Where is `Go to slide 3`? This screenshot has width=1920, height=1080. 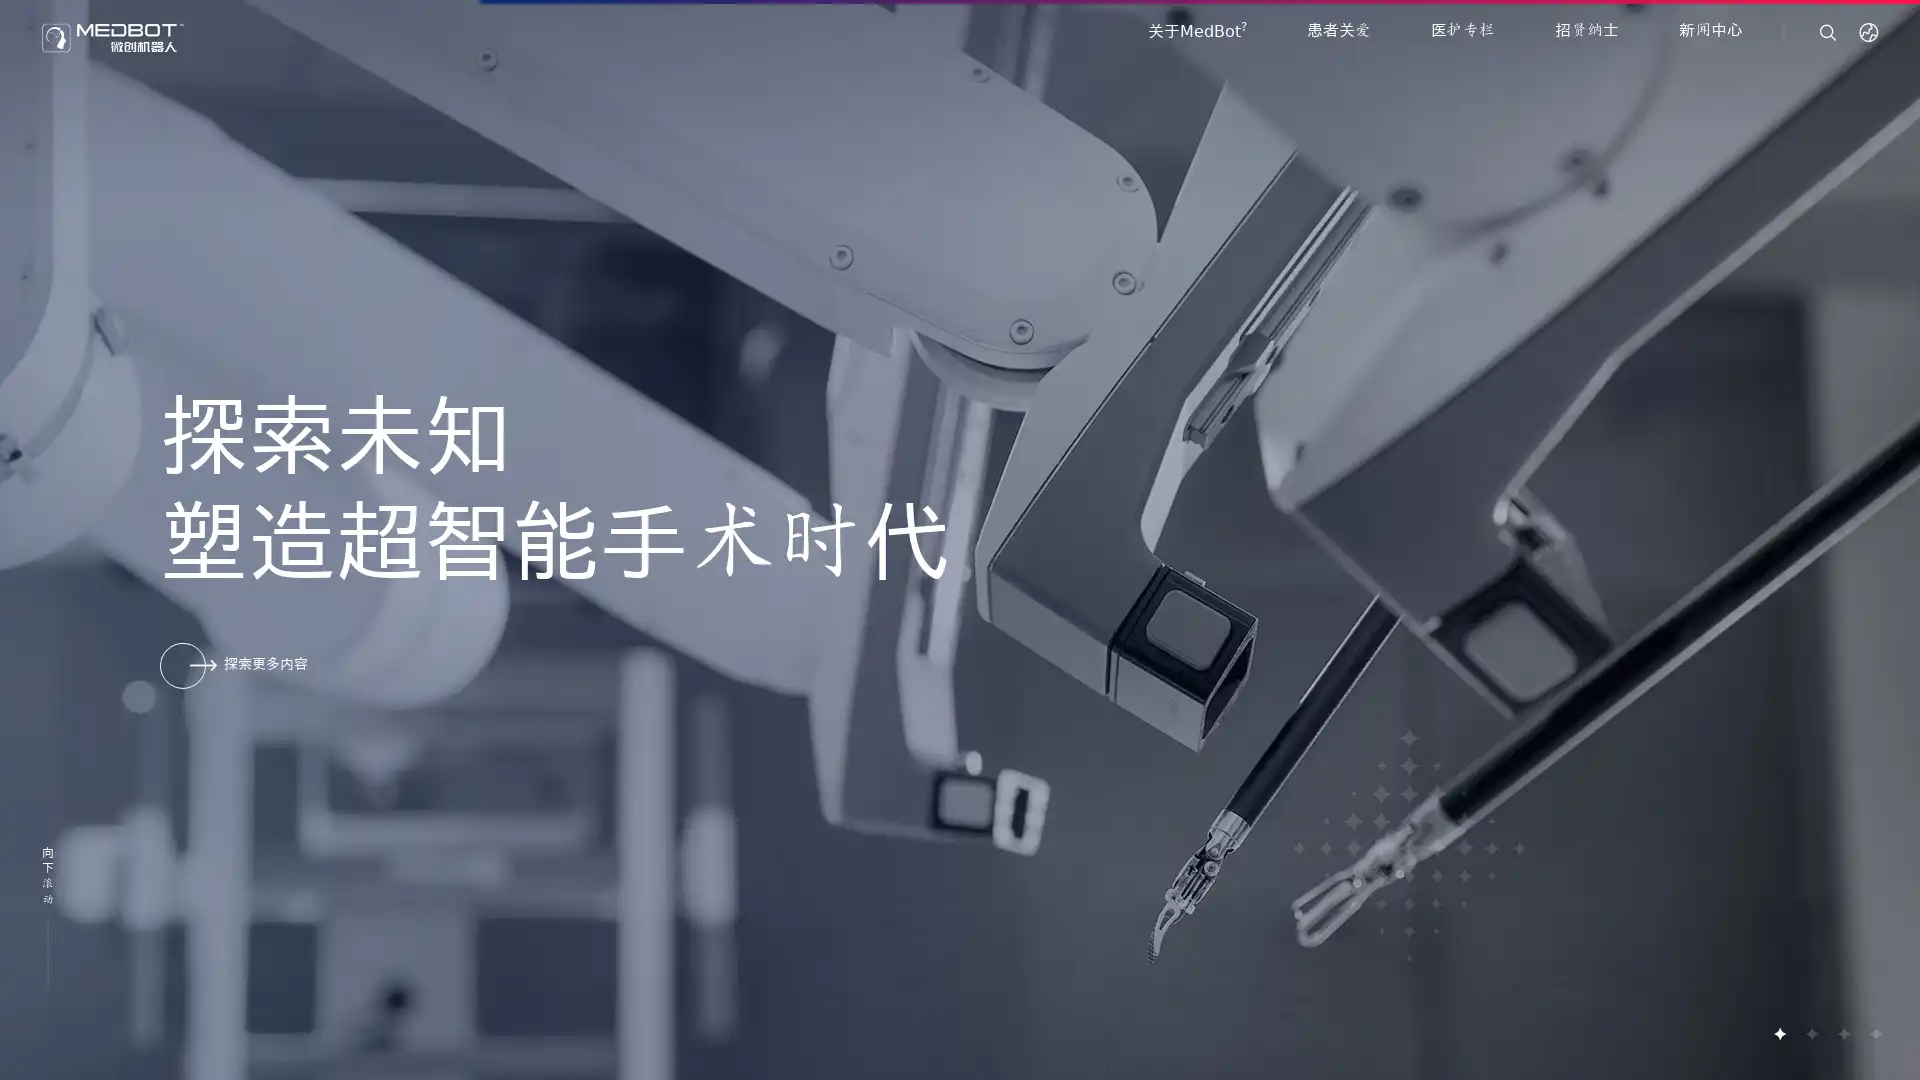 Go to slide 3 is located at coordinates (1842, 1033).